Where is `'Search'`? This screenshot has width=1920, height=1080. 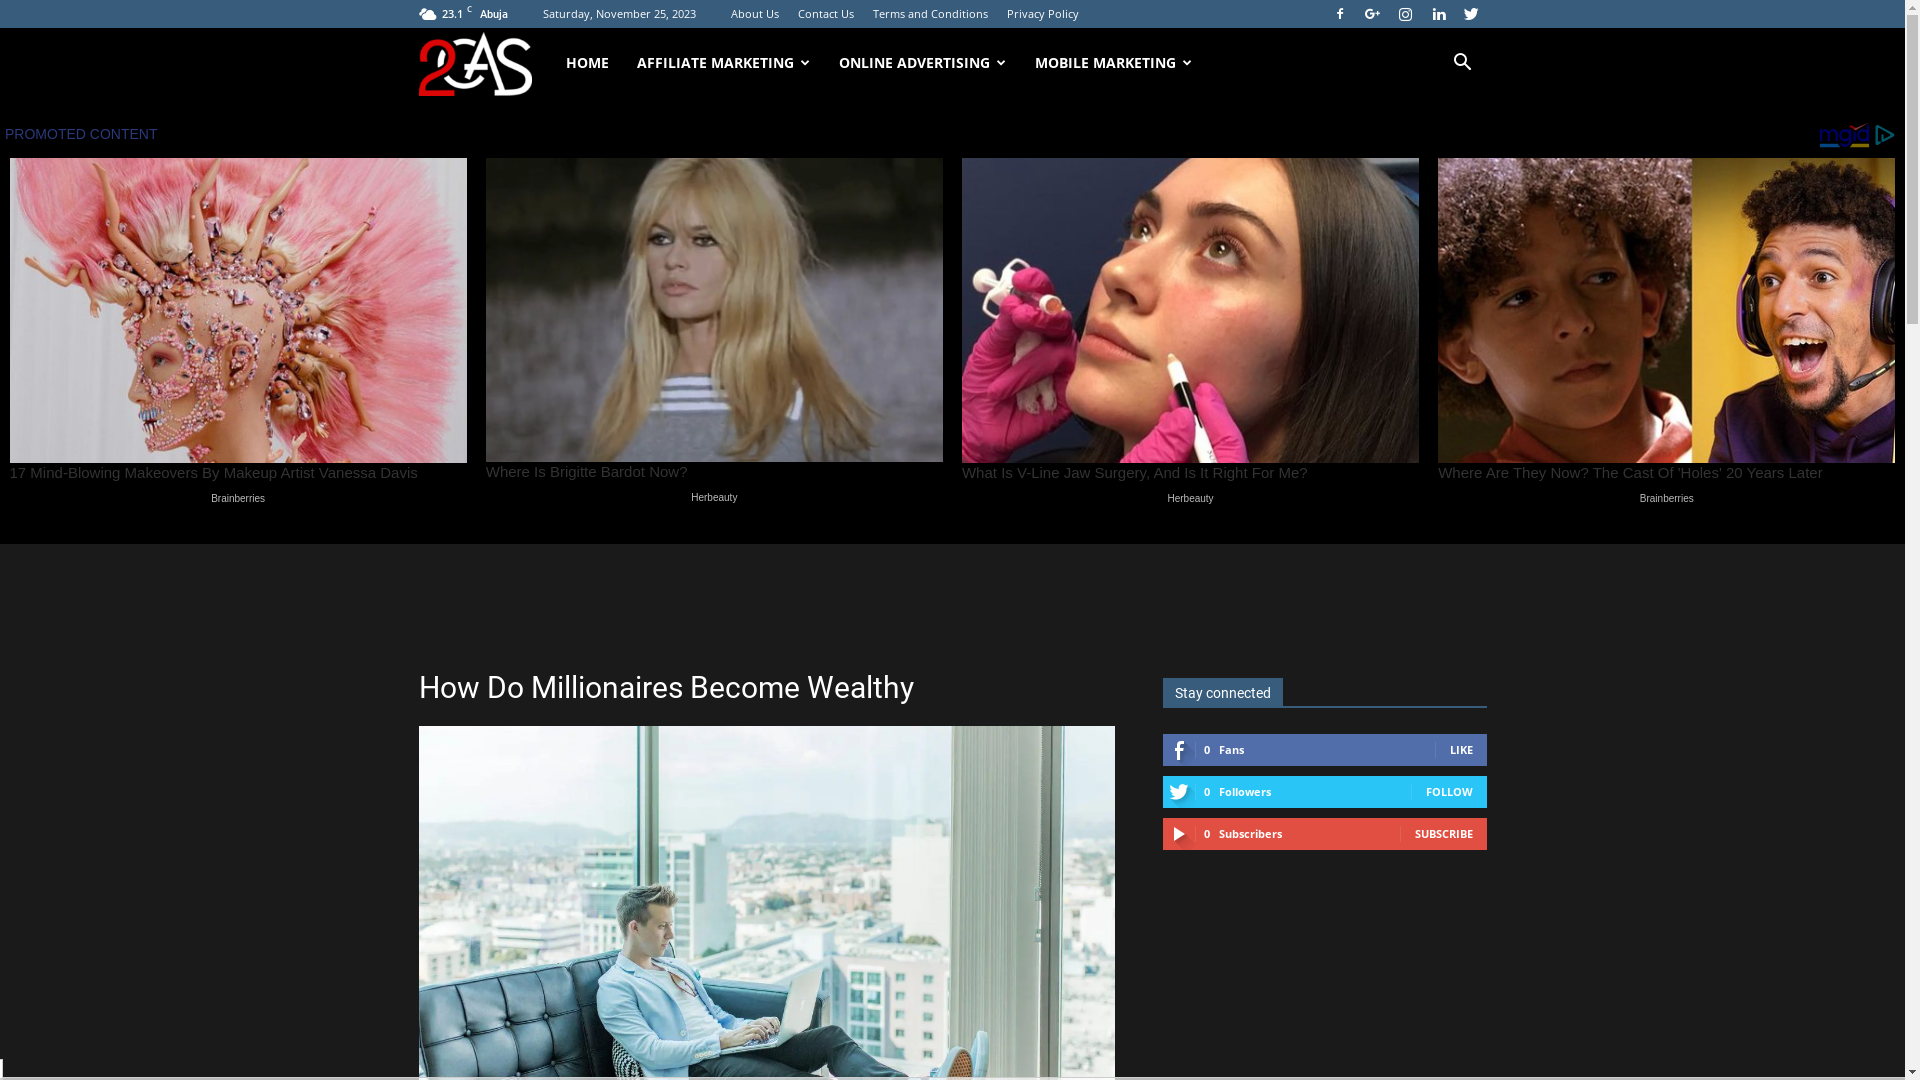 'Search' is located at coordinates (1428, 153).